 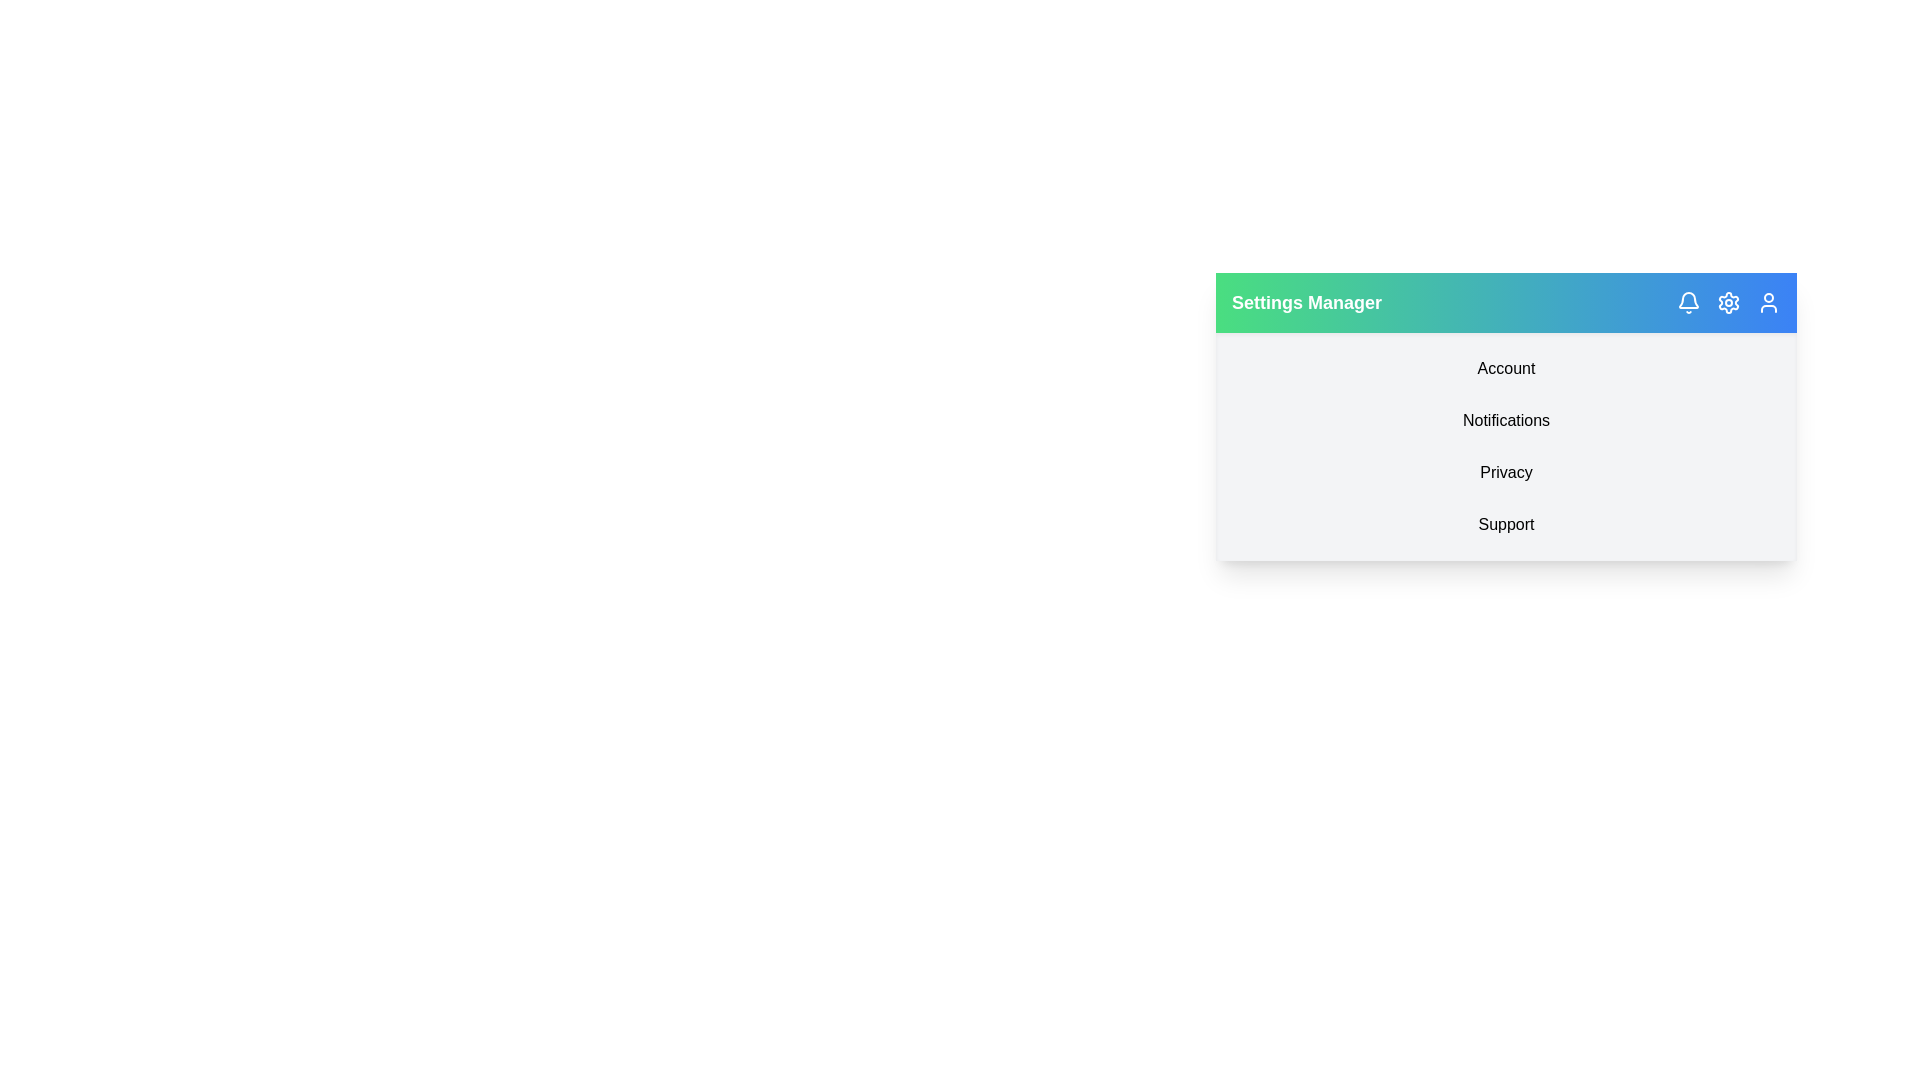 I want to click on the 'Support' menu item in the navigation menu, so click(x=1506, y=523).